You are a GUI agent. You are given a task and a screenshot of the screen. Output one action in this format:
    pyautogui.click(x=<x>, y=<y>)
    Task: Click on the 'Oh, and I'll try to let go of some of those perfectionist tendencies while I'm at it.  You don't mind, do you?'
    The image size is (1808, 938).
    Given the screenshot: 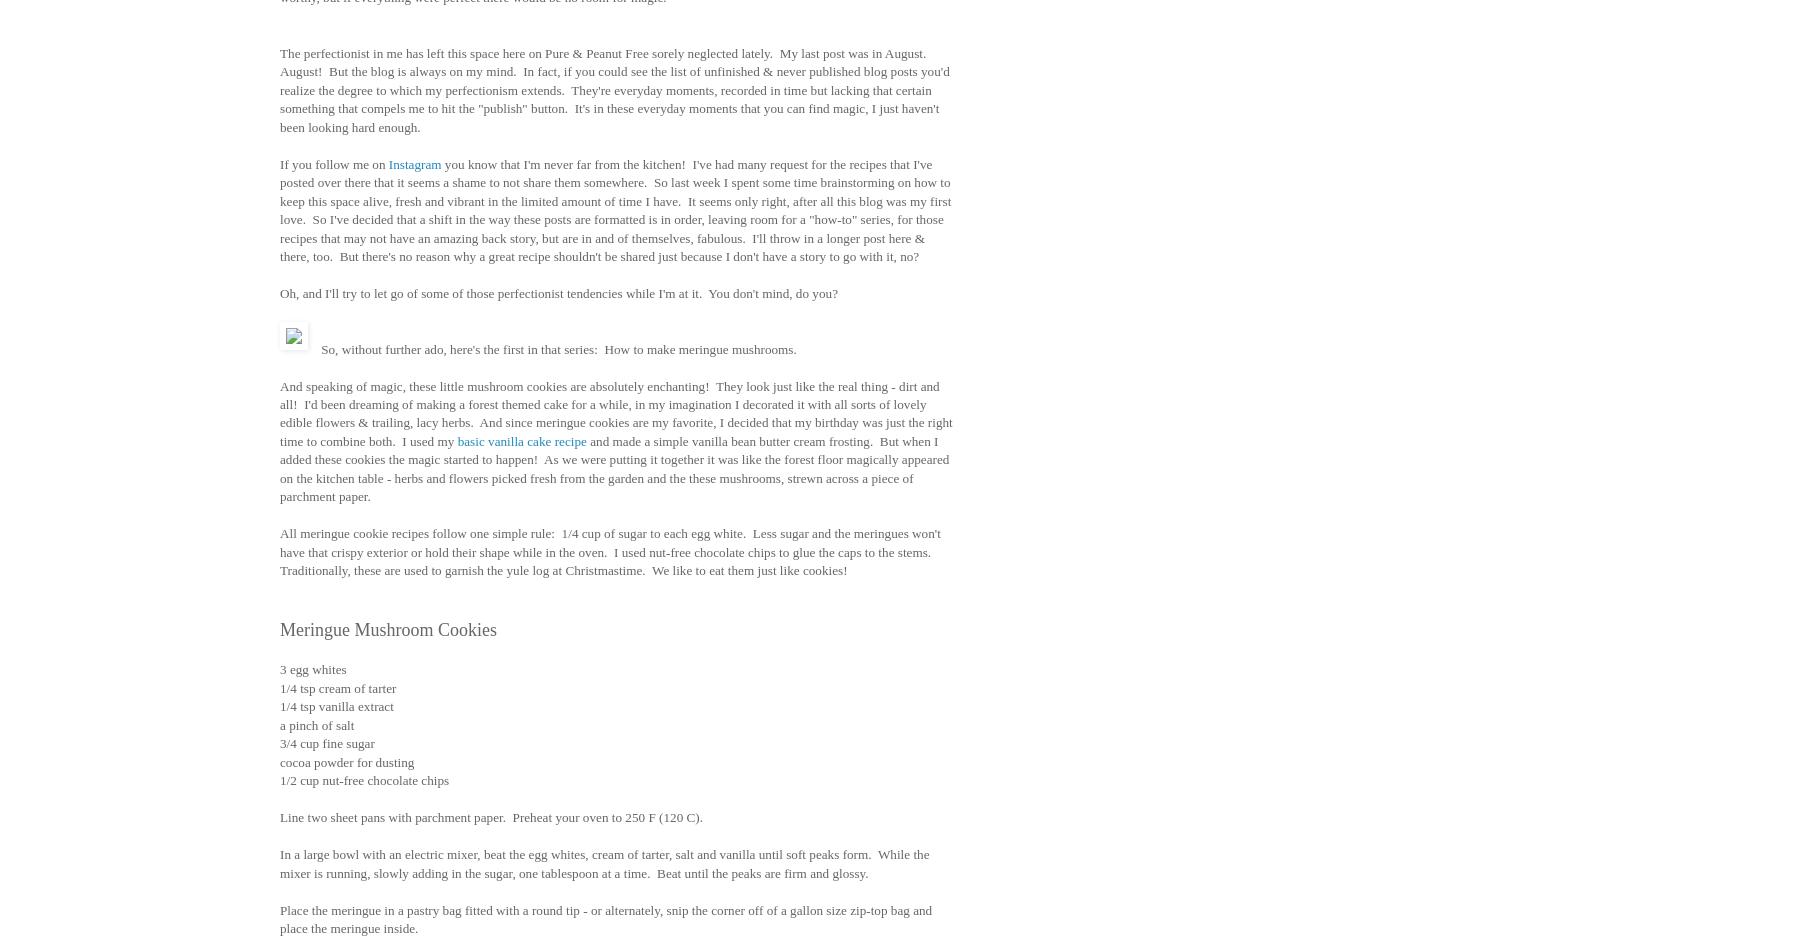 What is the action you would take?
    pyautogui.click(x=557, y=293)
    